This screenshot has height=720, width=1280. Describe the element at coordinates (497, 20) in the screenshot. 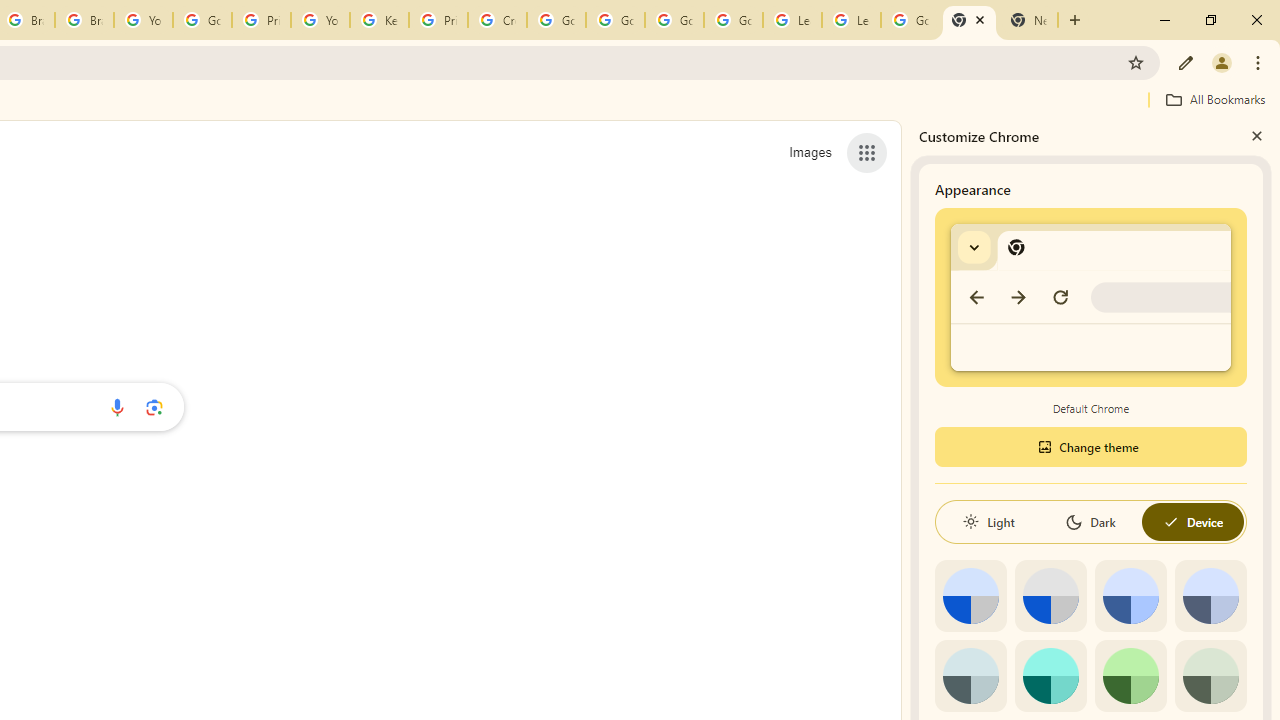

I see `'Create your Google Account'` at that location.